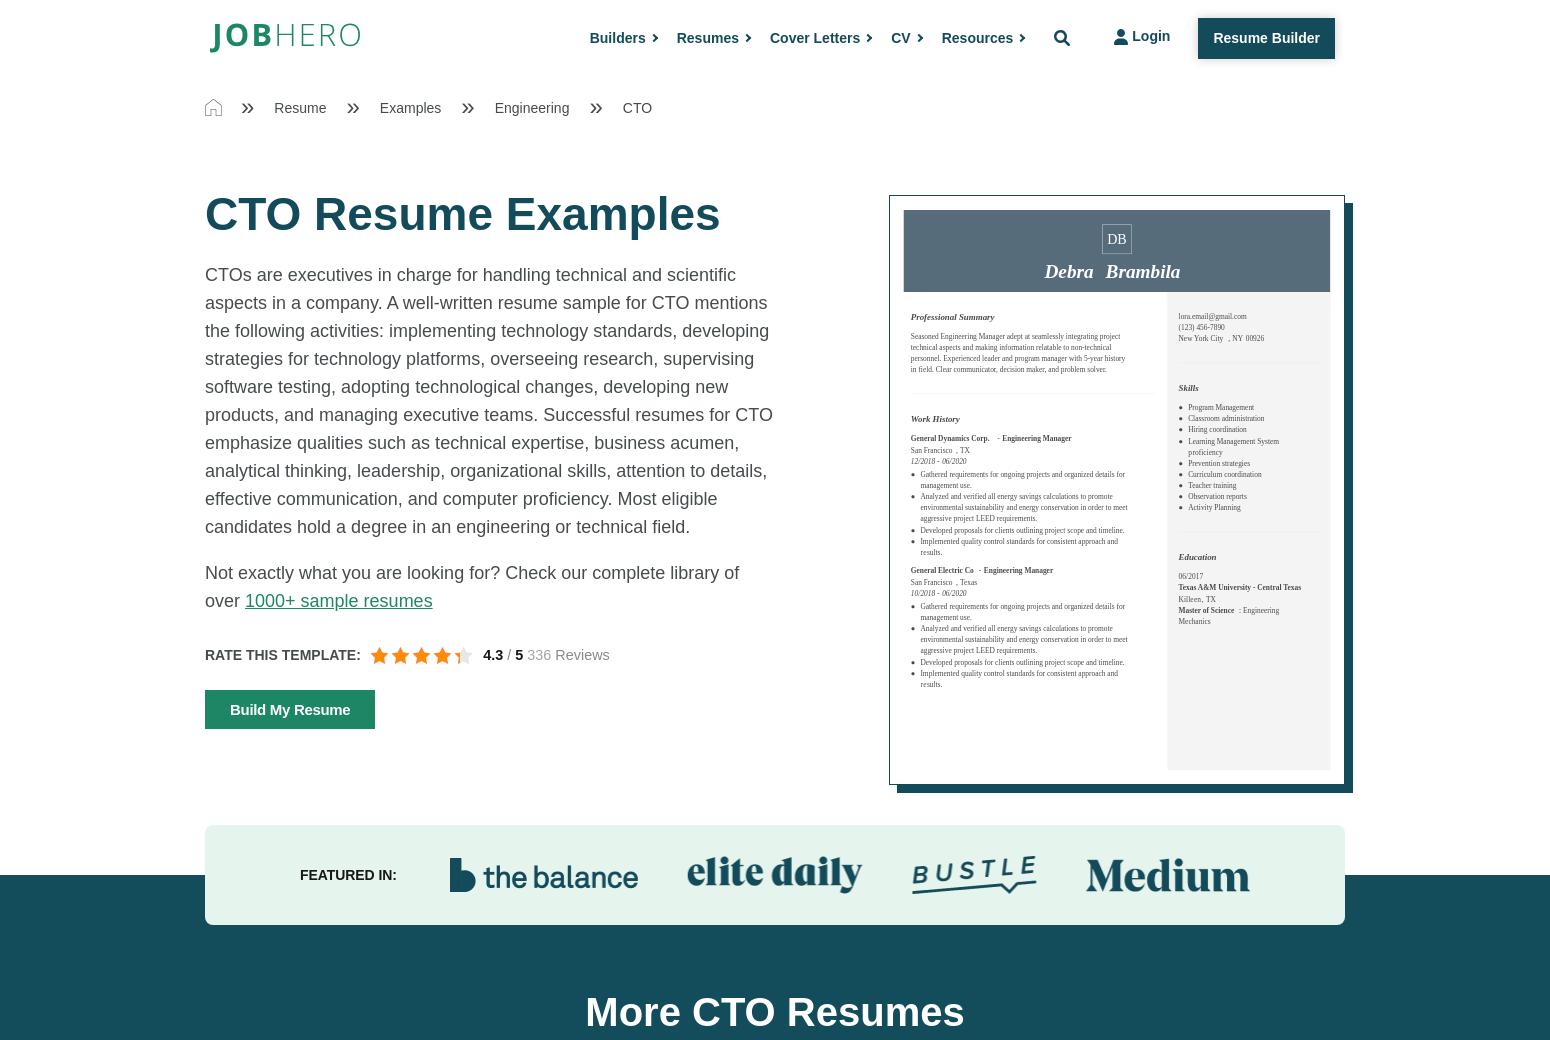  Describe the element at coordinates (975, 36) in the screenshot. I see `'Resources'` at that location.